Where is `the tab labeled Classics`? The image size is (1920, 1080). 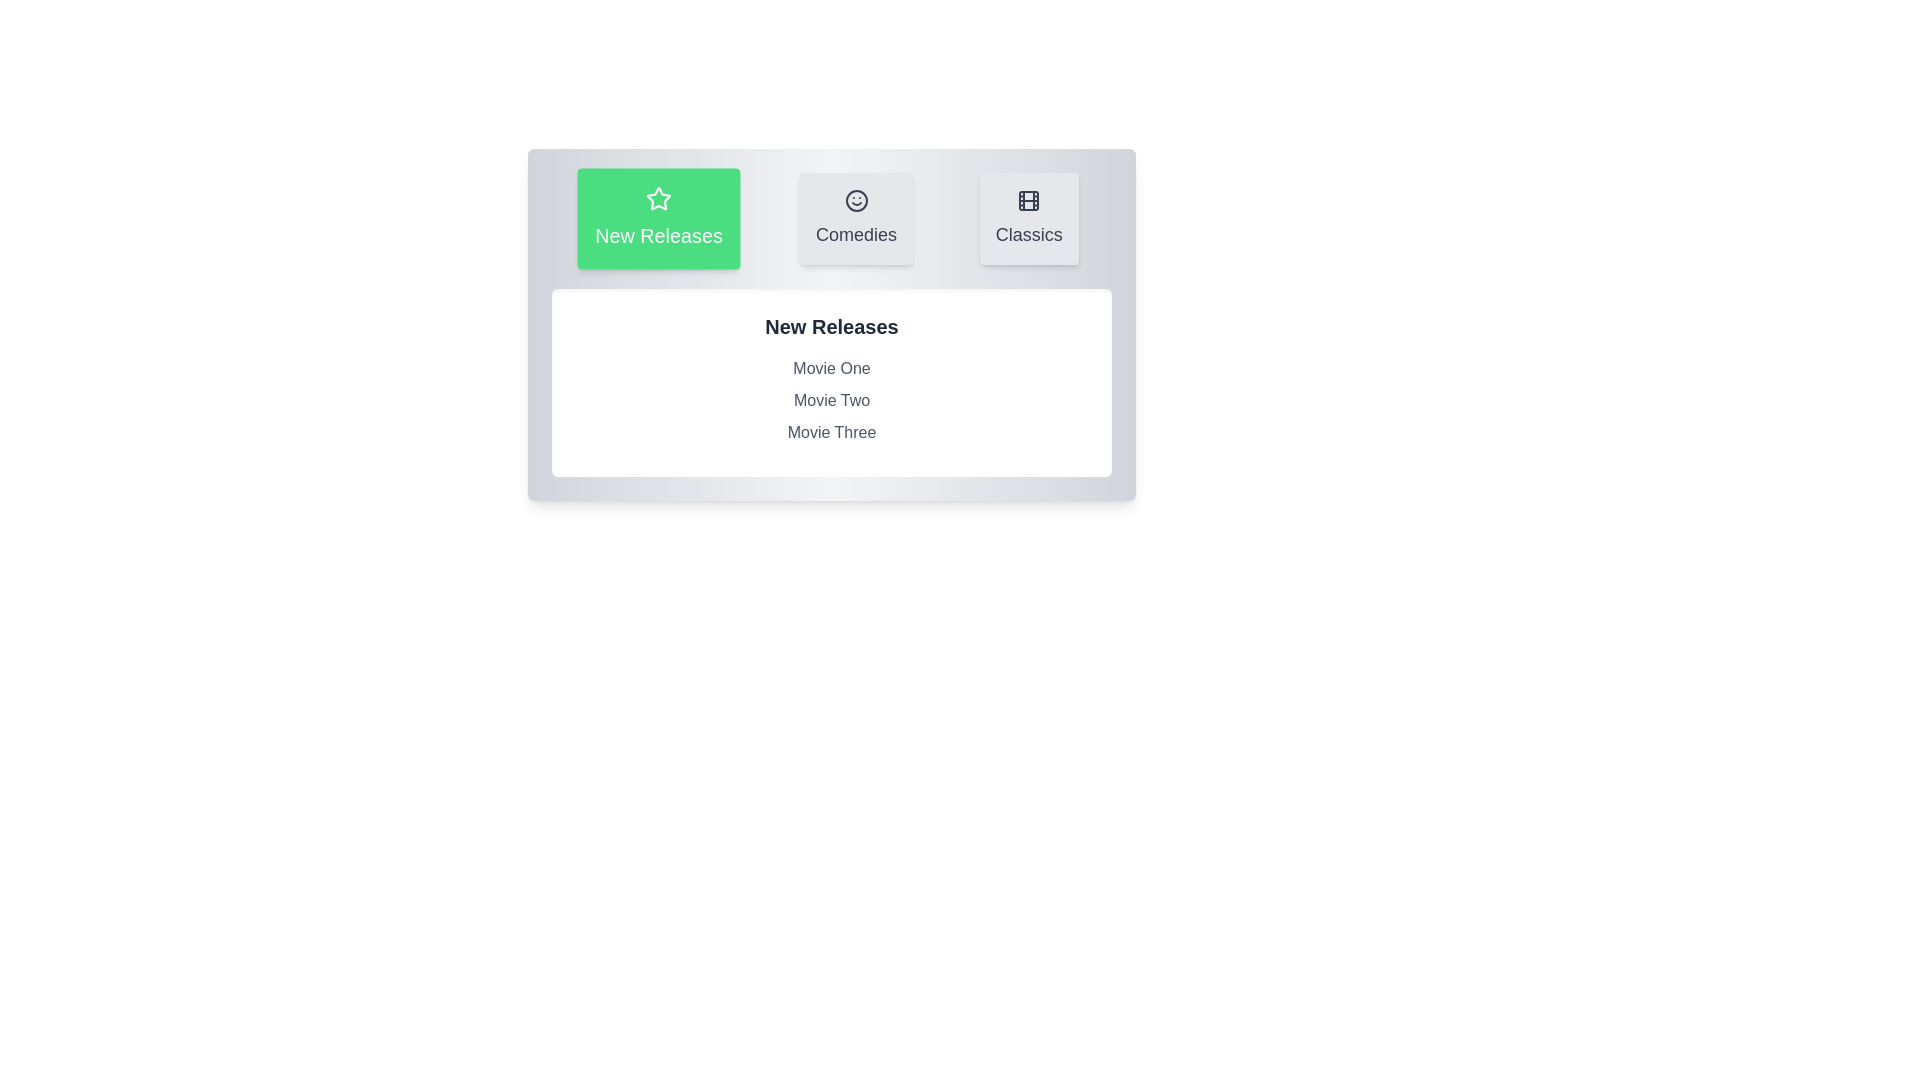
the tab labeled Classics is located at coordinates (1029, 219).